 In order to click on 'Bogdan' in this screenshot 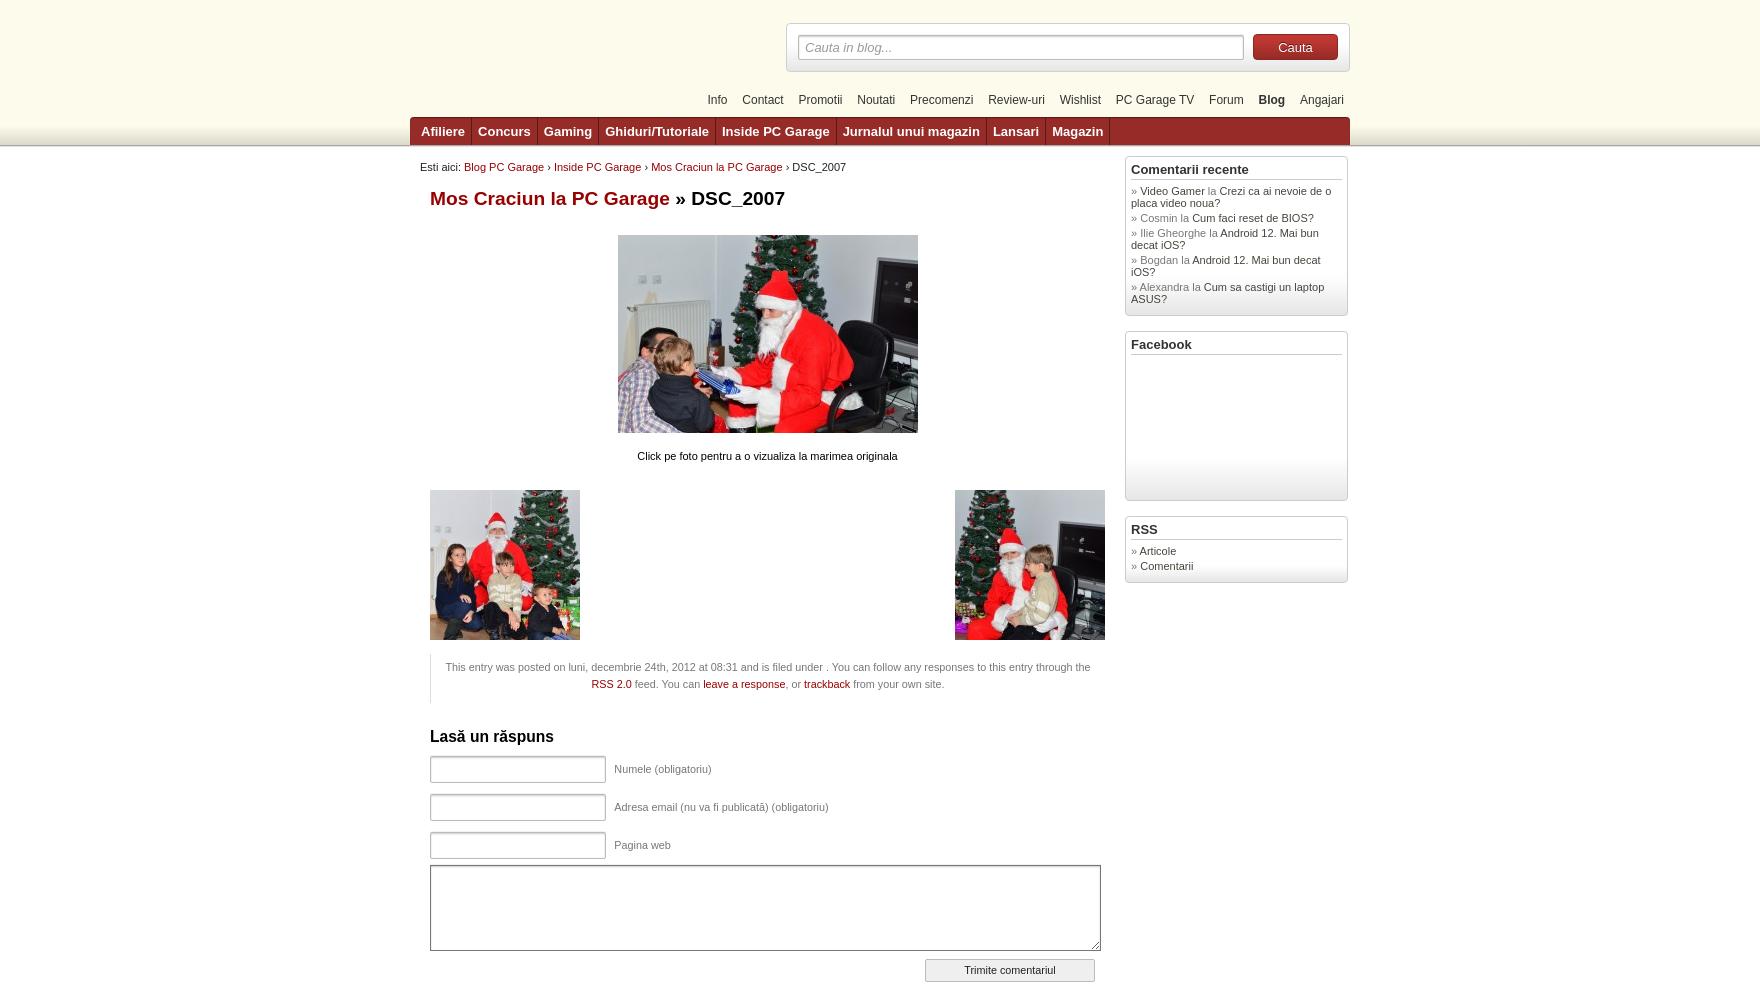, I will do `click(1157, 260)`.